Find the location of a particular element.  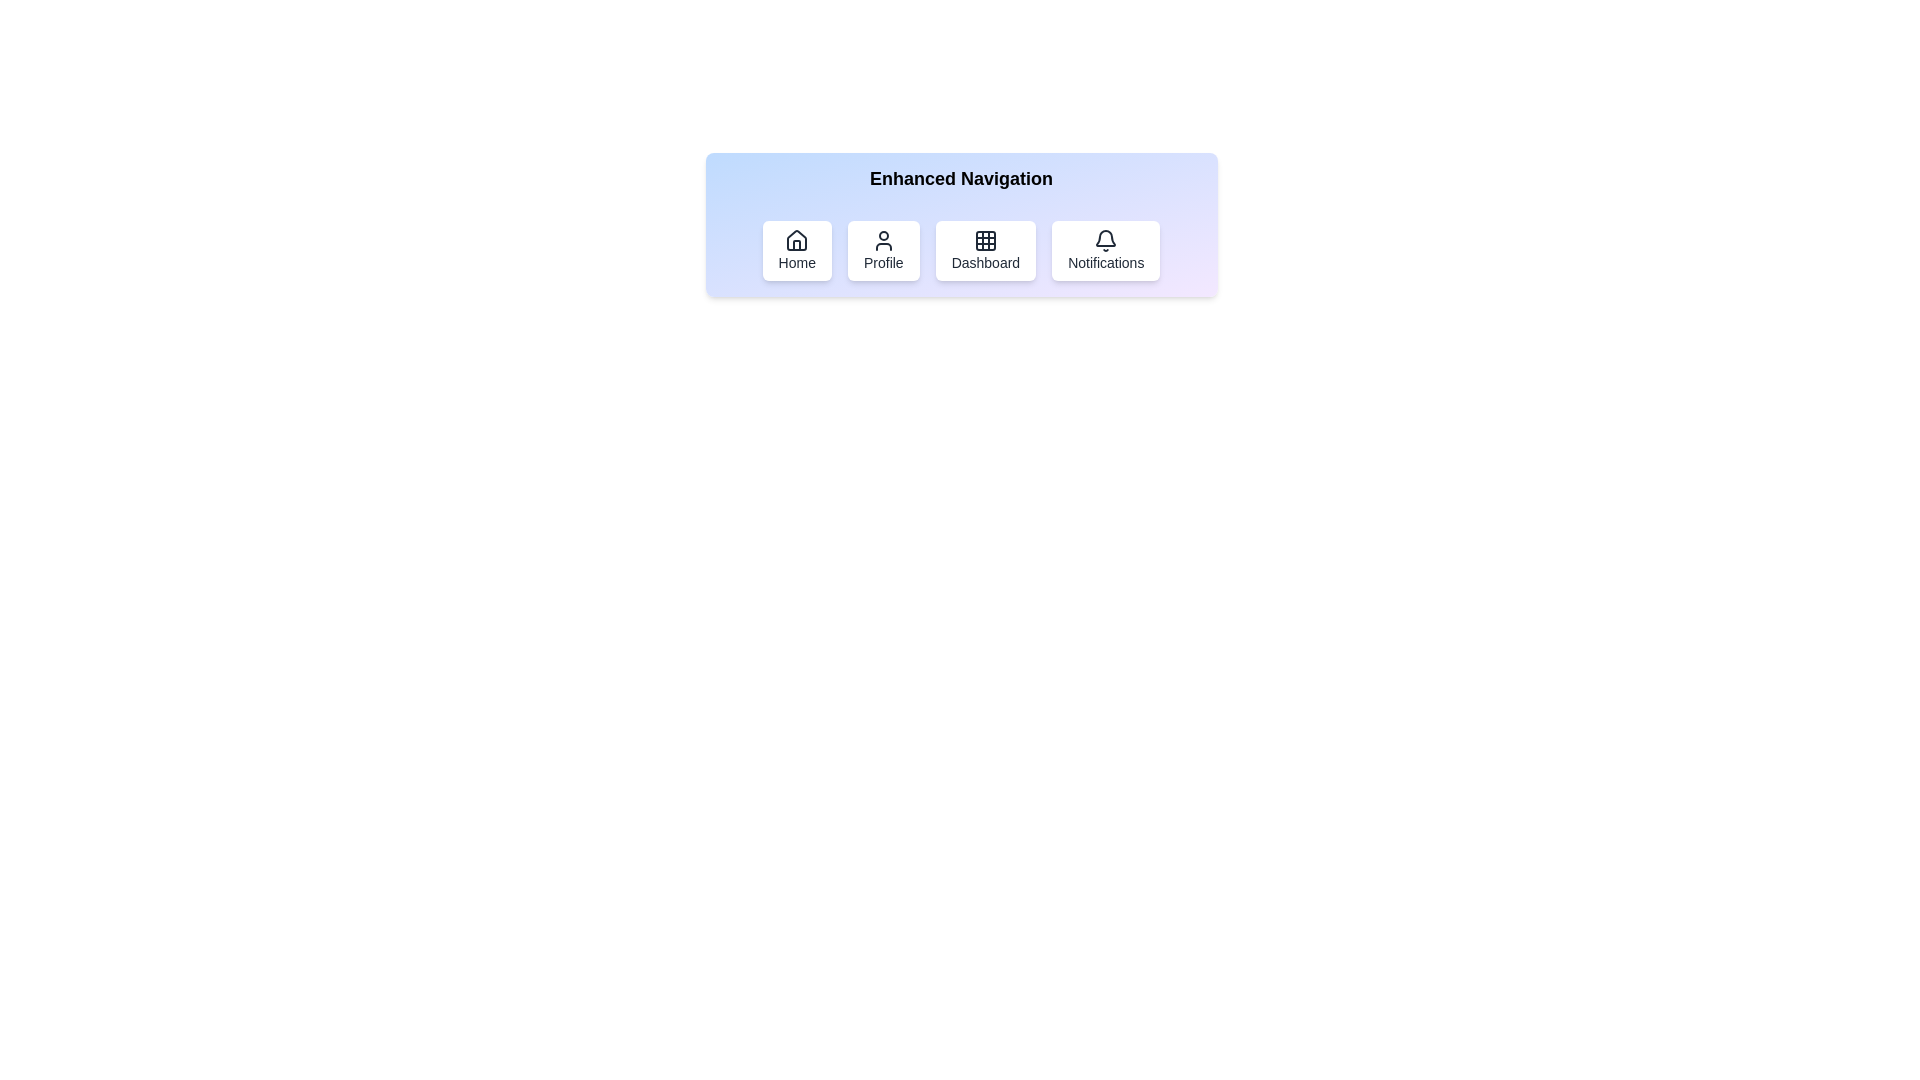

the top-left square of the 3x3 grid icon inside the 'Dashboard' button in the 'Enhanced Navigation' interface is located at coordinates (985, 239).